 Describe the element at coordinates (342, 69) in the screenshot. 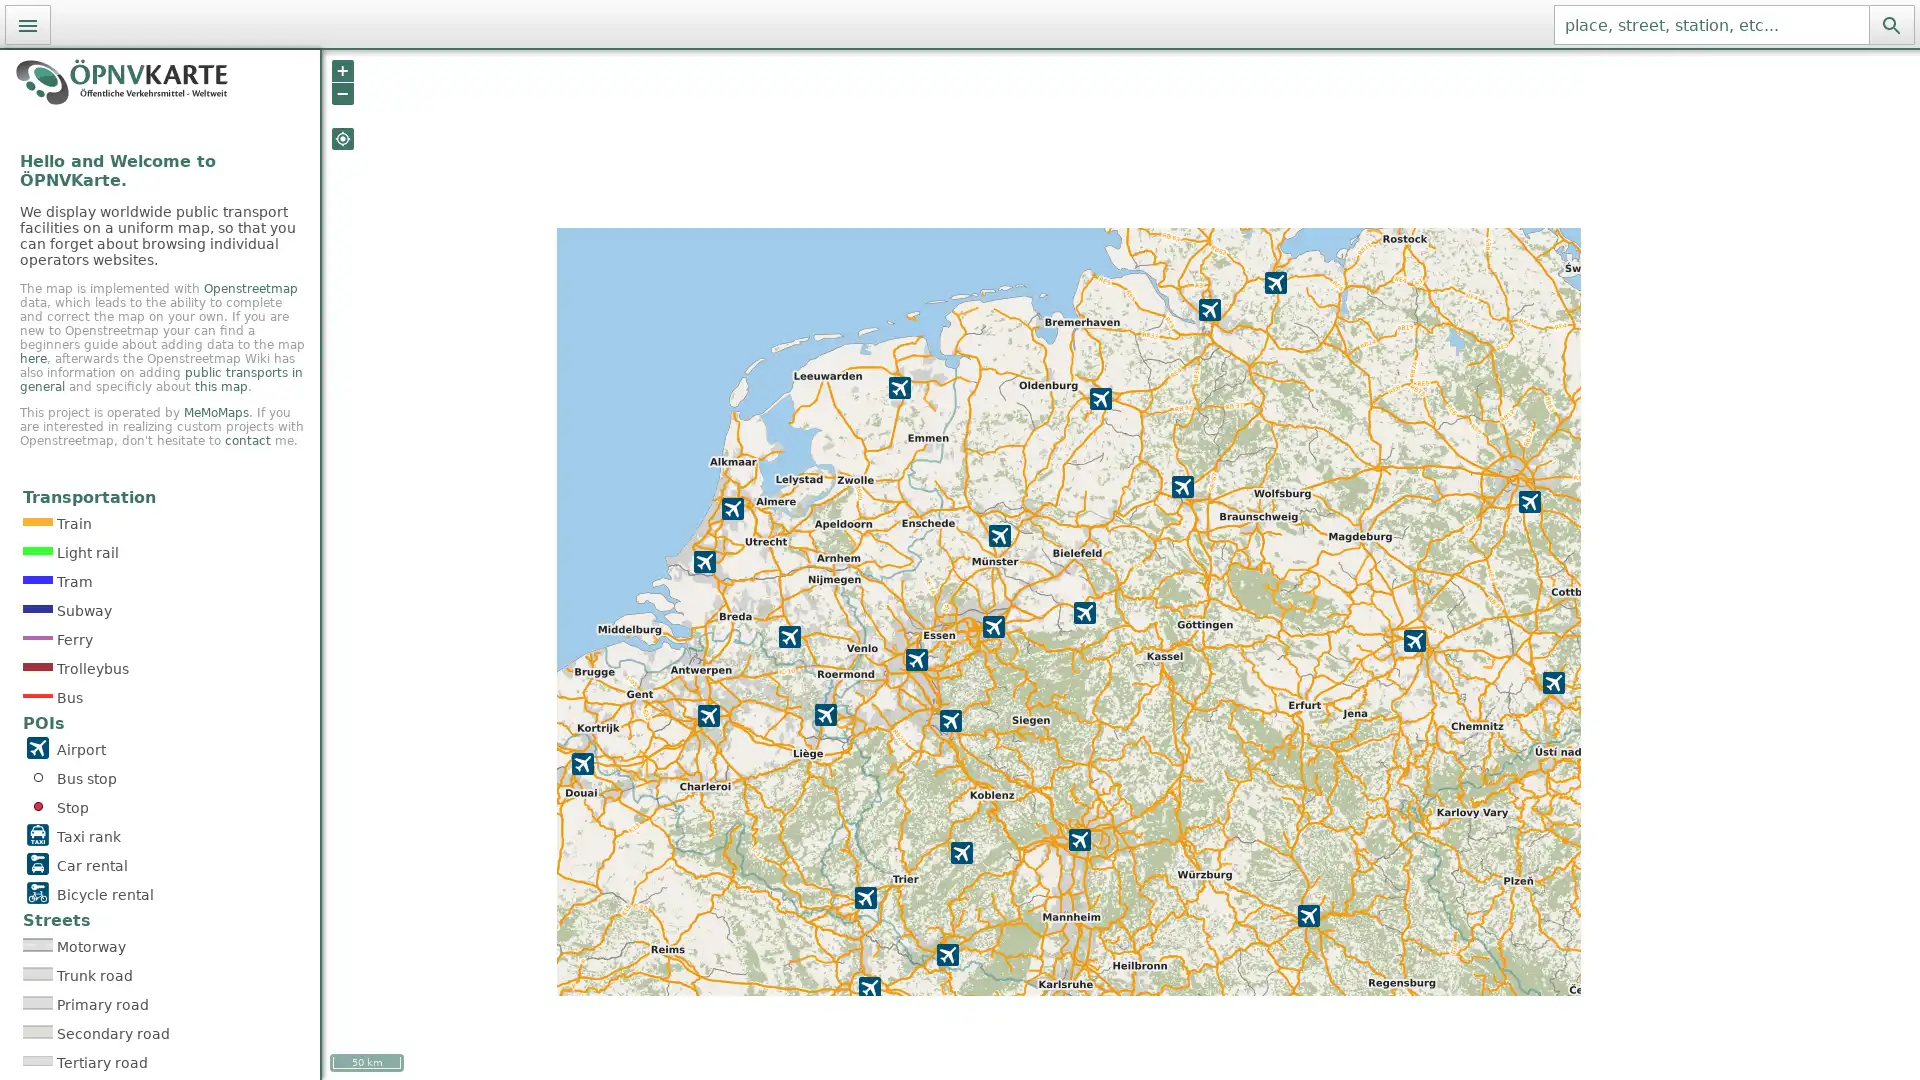

I see `+` at that location.